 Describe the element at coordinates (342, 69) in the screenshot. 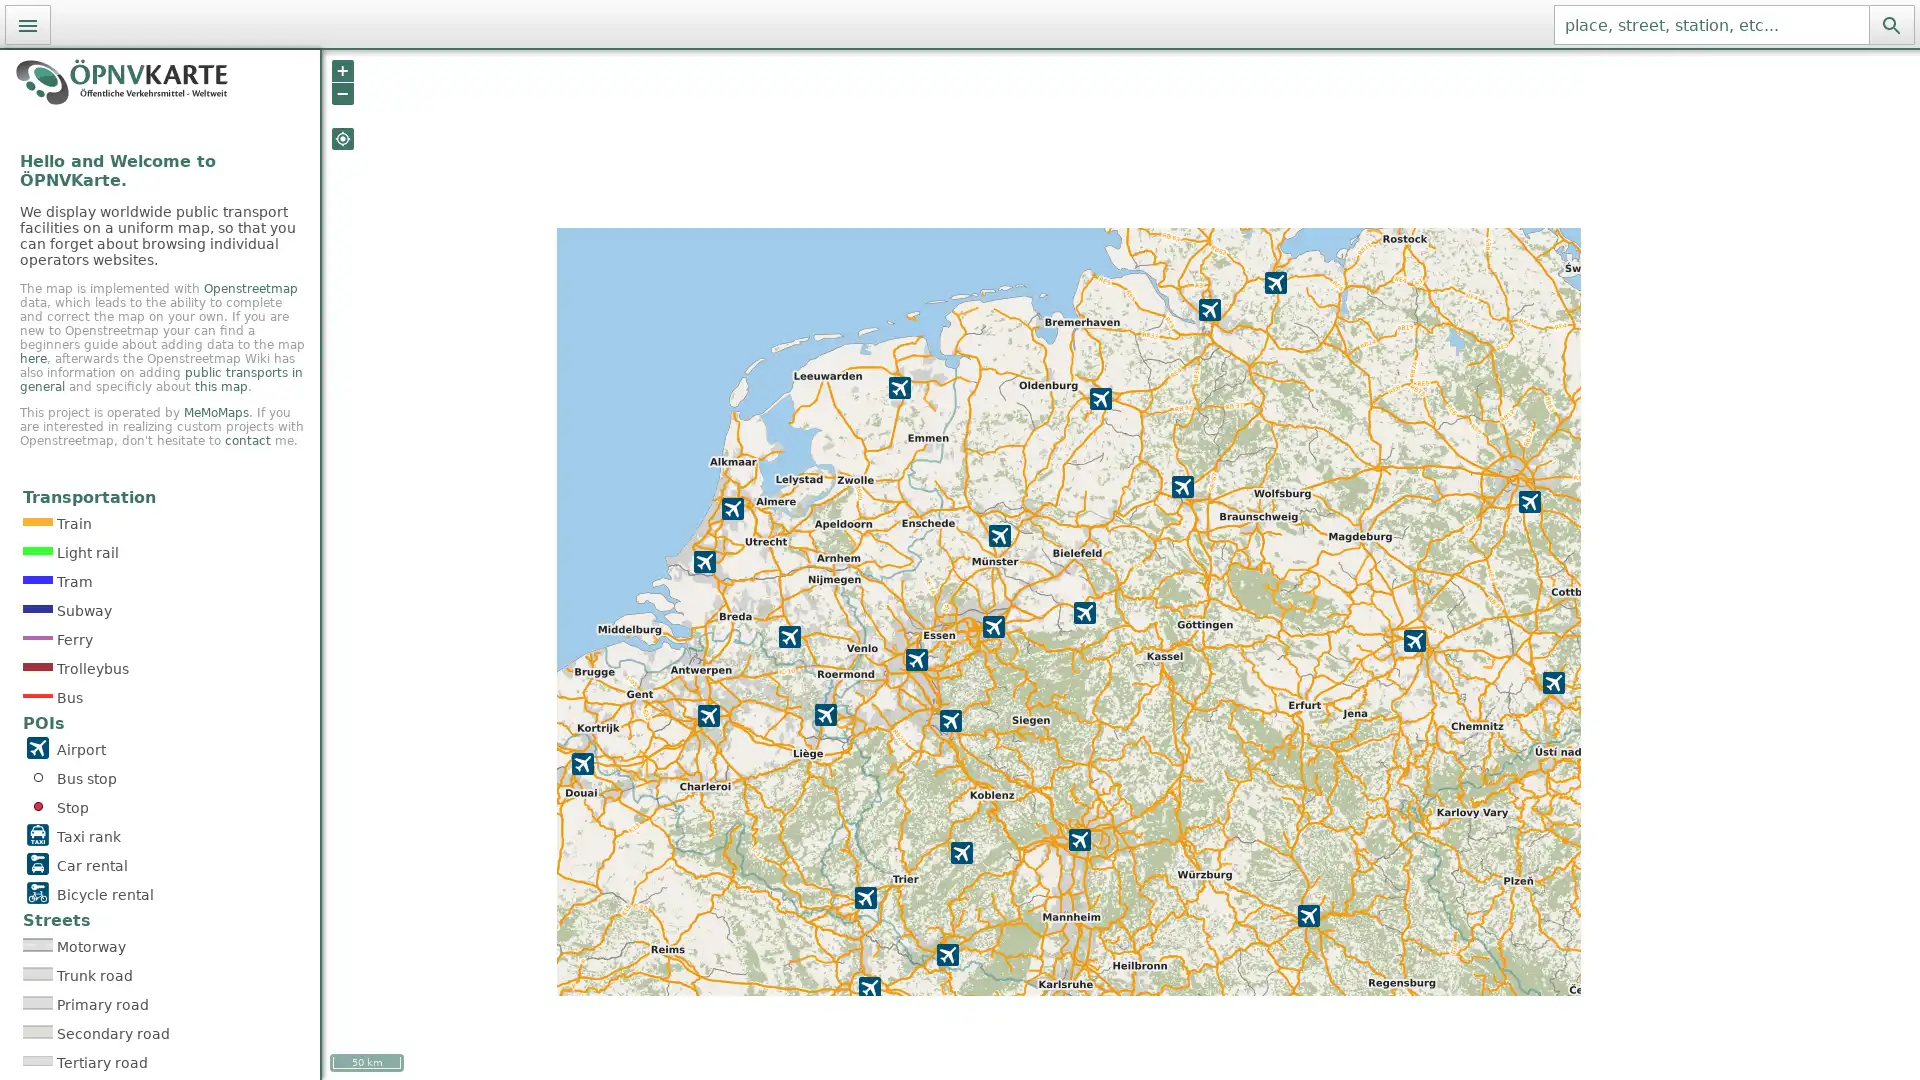

I see `+` at that location.